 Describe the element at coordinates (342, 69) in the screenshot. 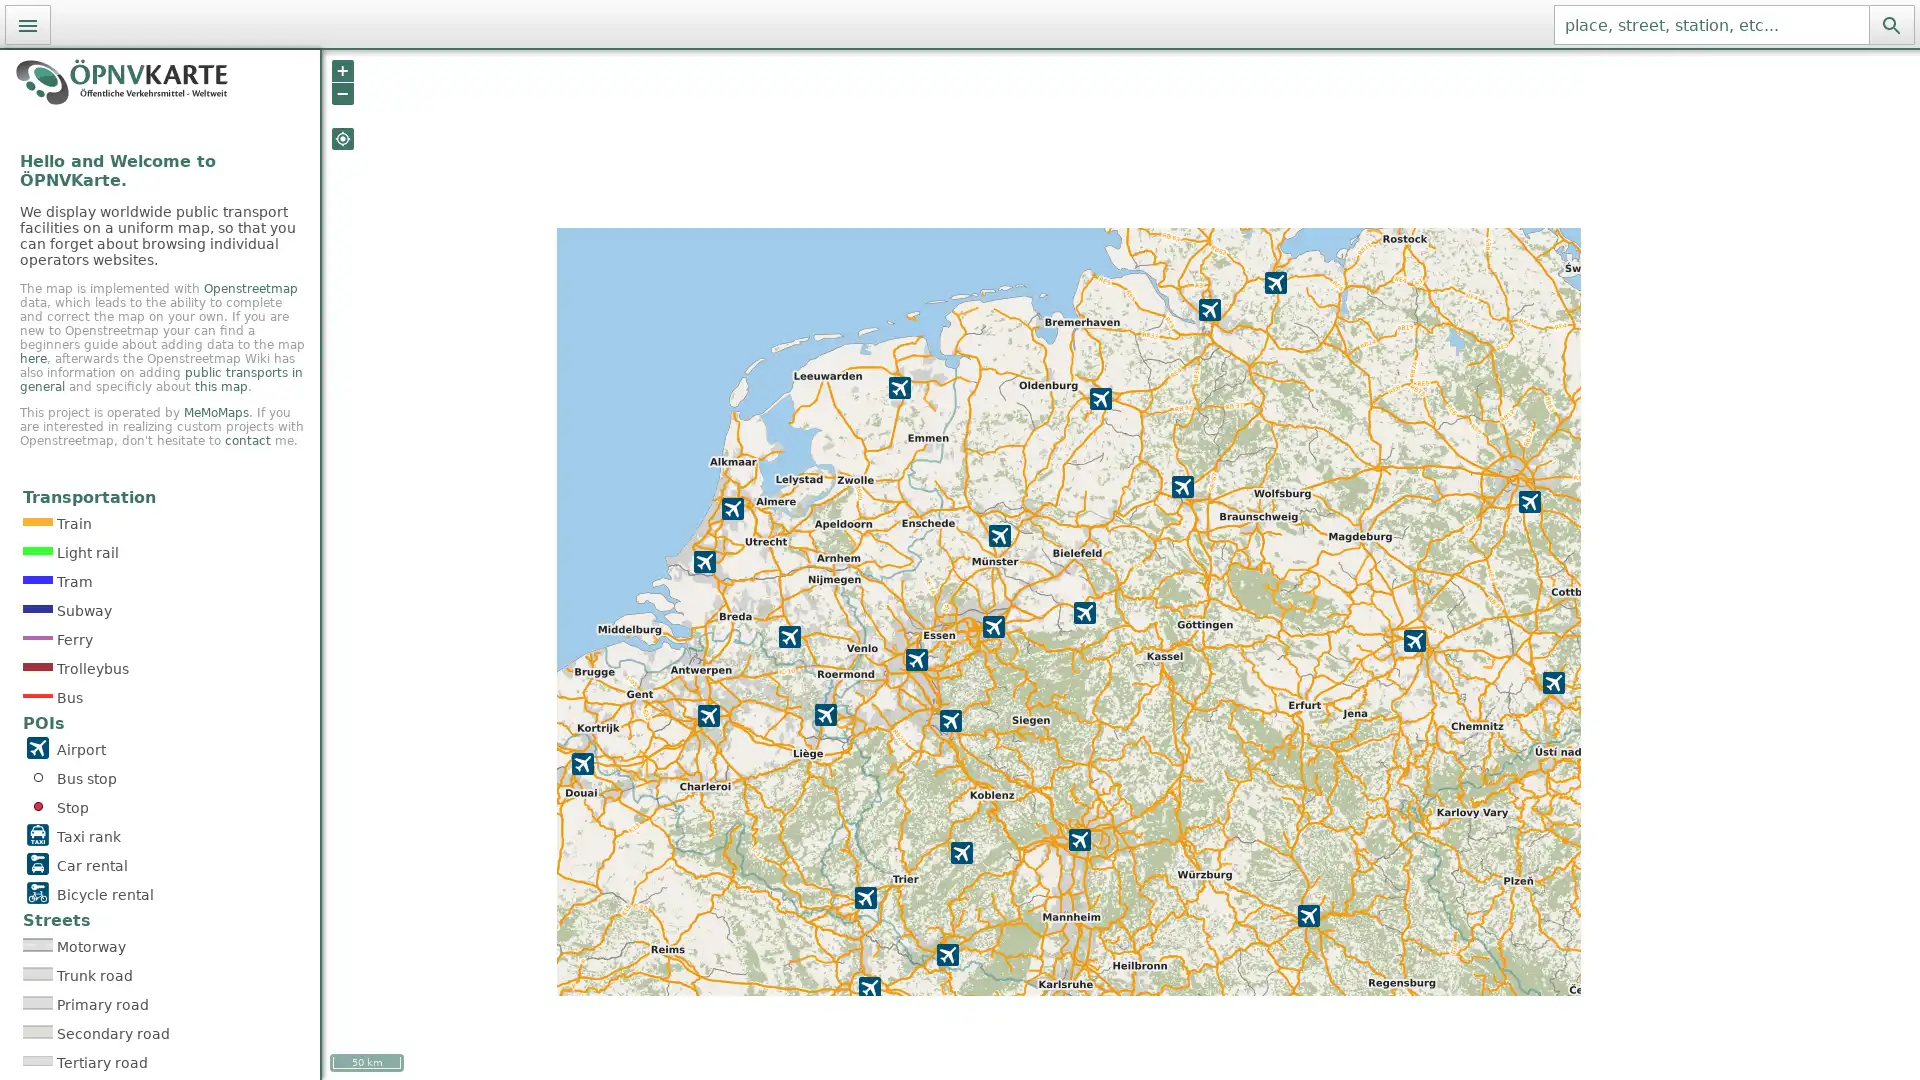

I see `+` at that location.